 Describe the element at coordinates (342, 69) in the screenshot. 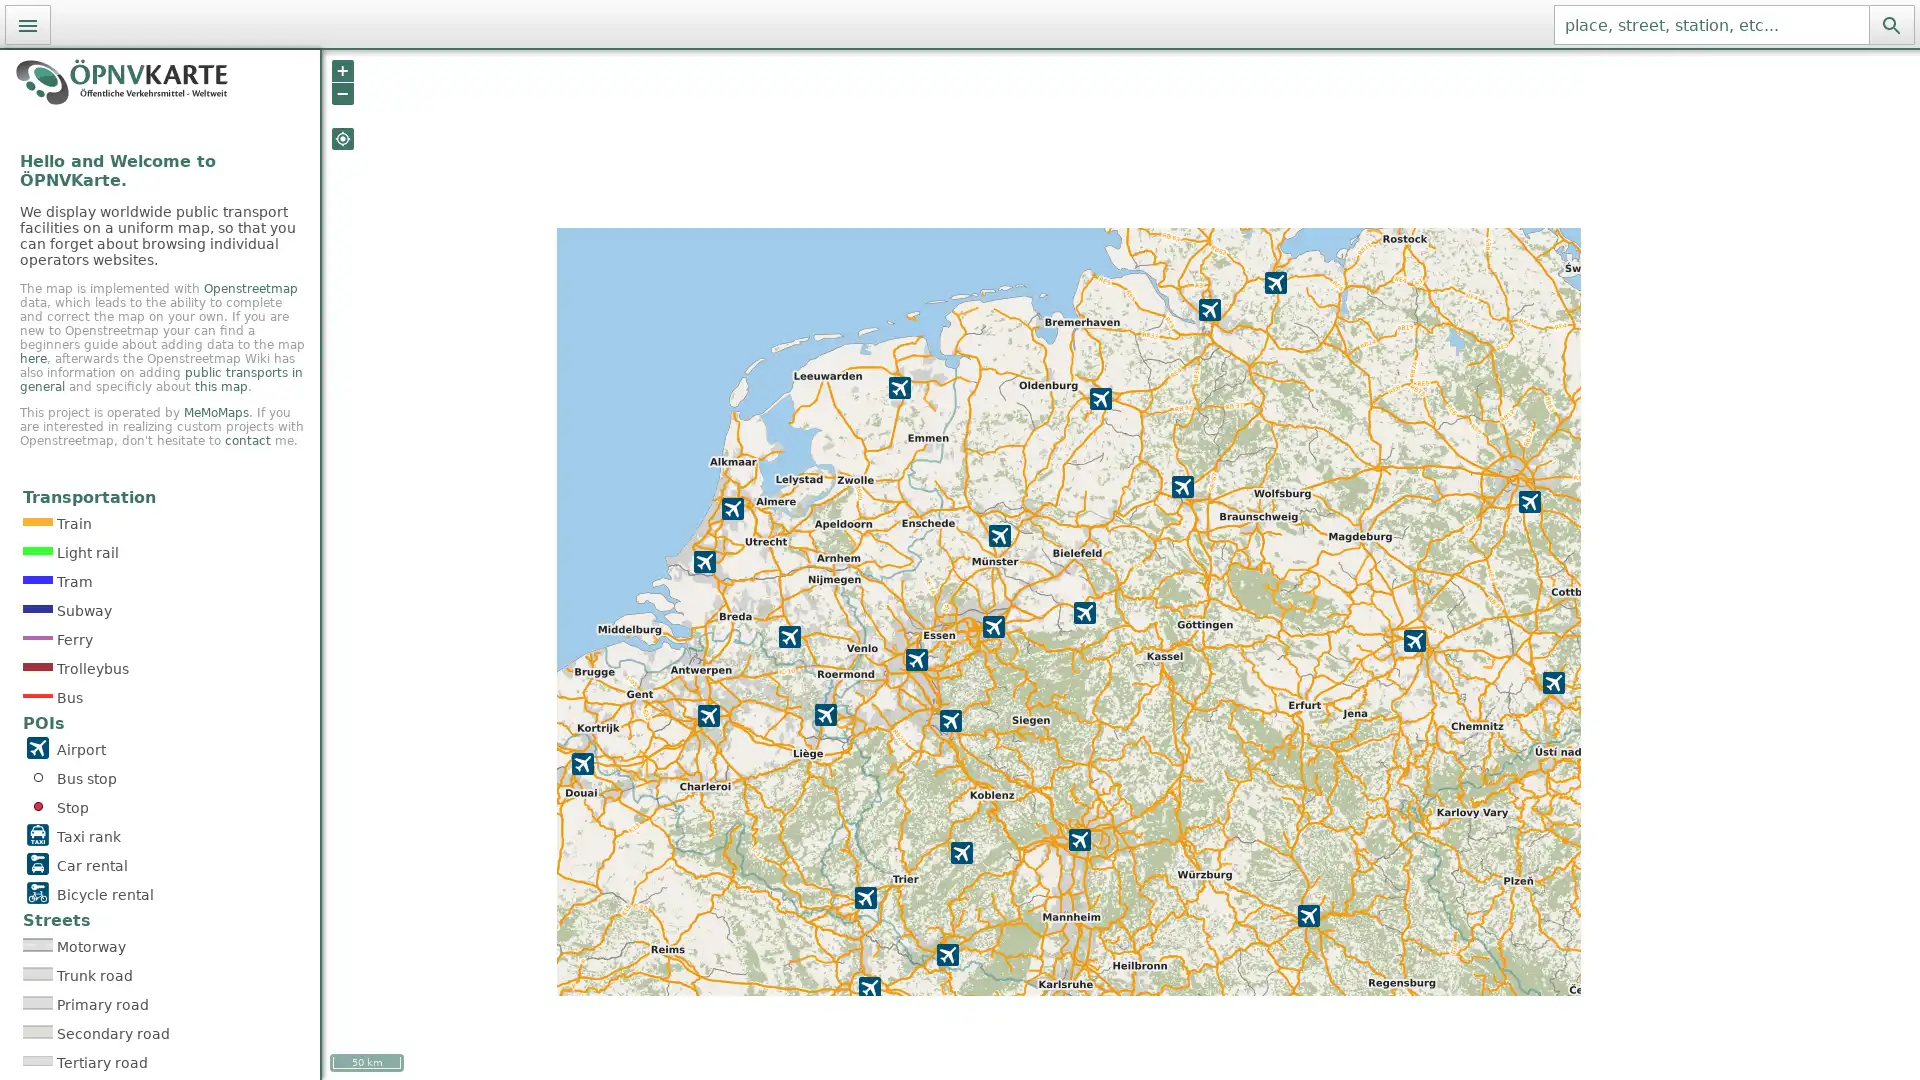

I see `+` at that location.